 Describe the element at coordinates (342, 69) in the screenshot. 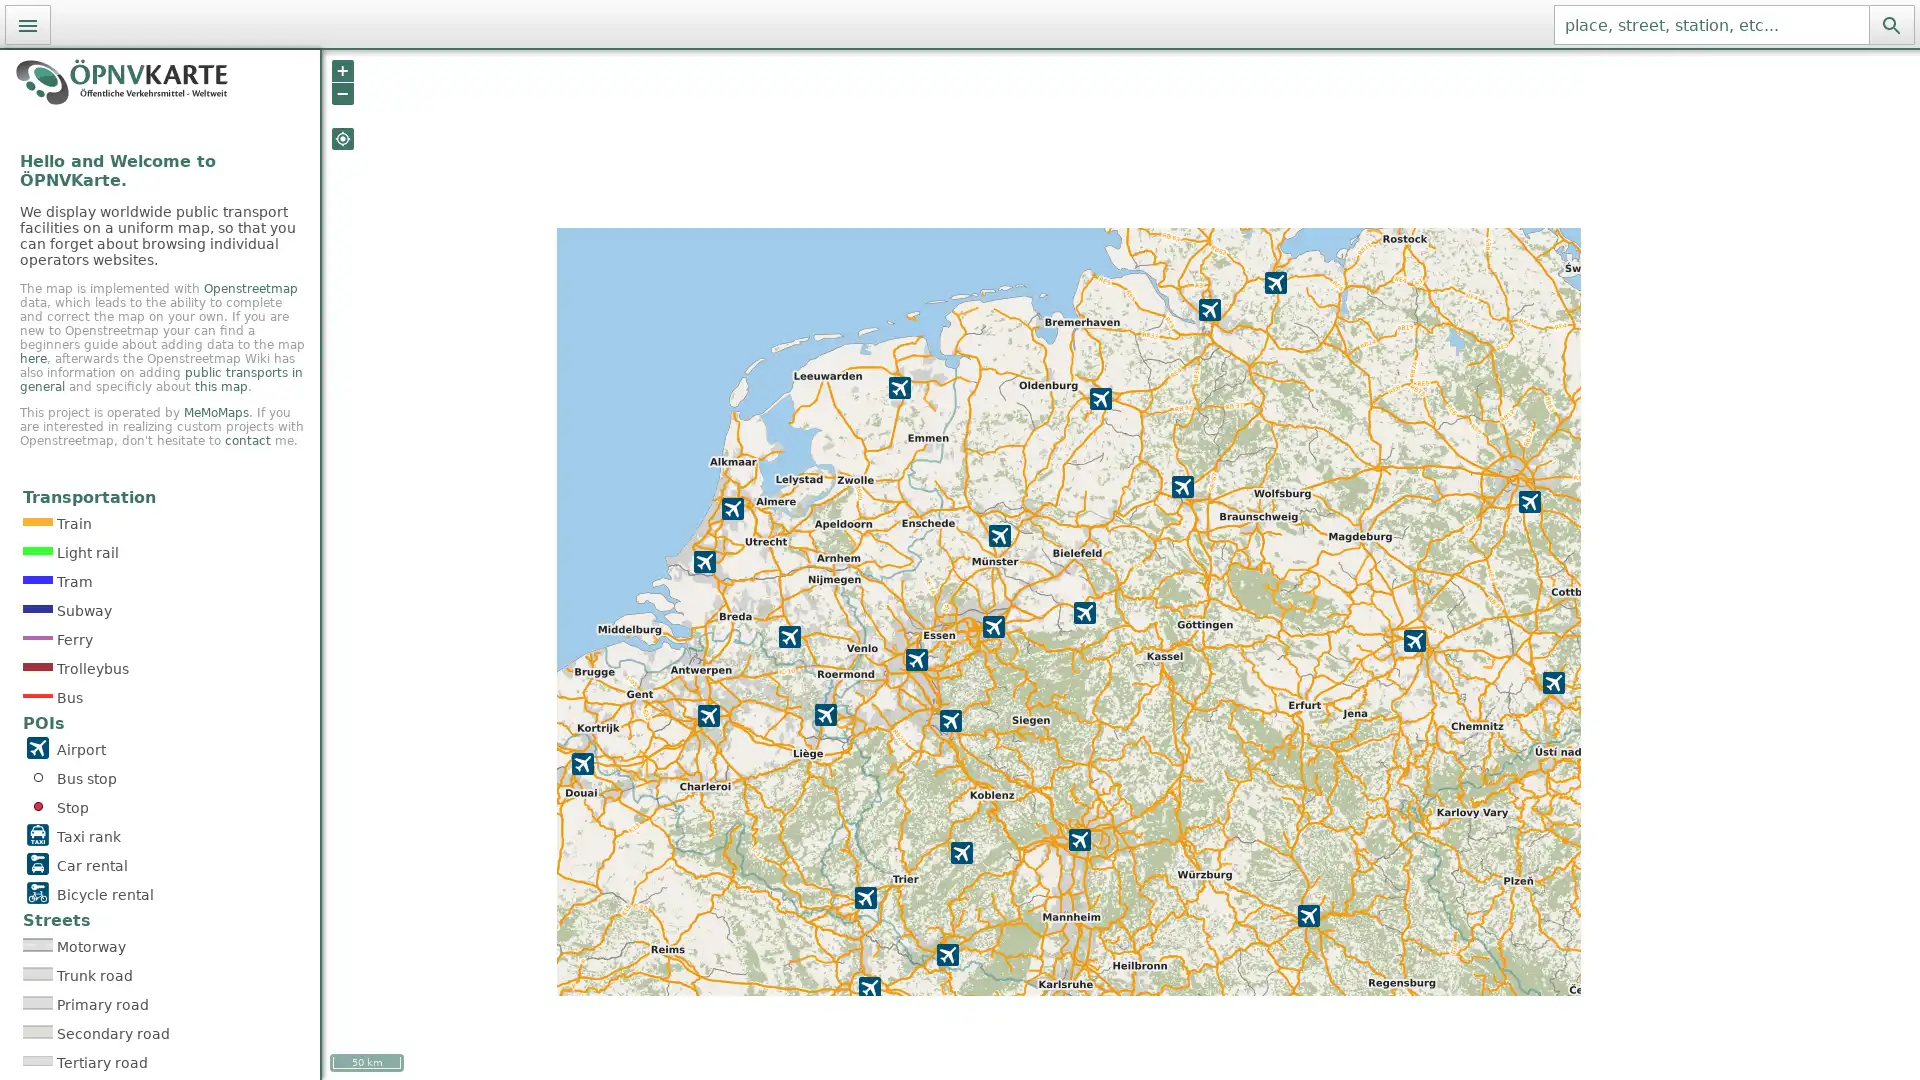

I see `+` at that location.